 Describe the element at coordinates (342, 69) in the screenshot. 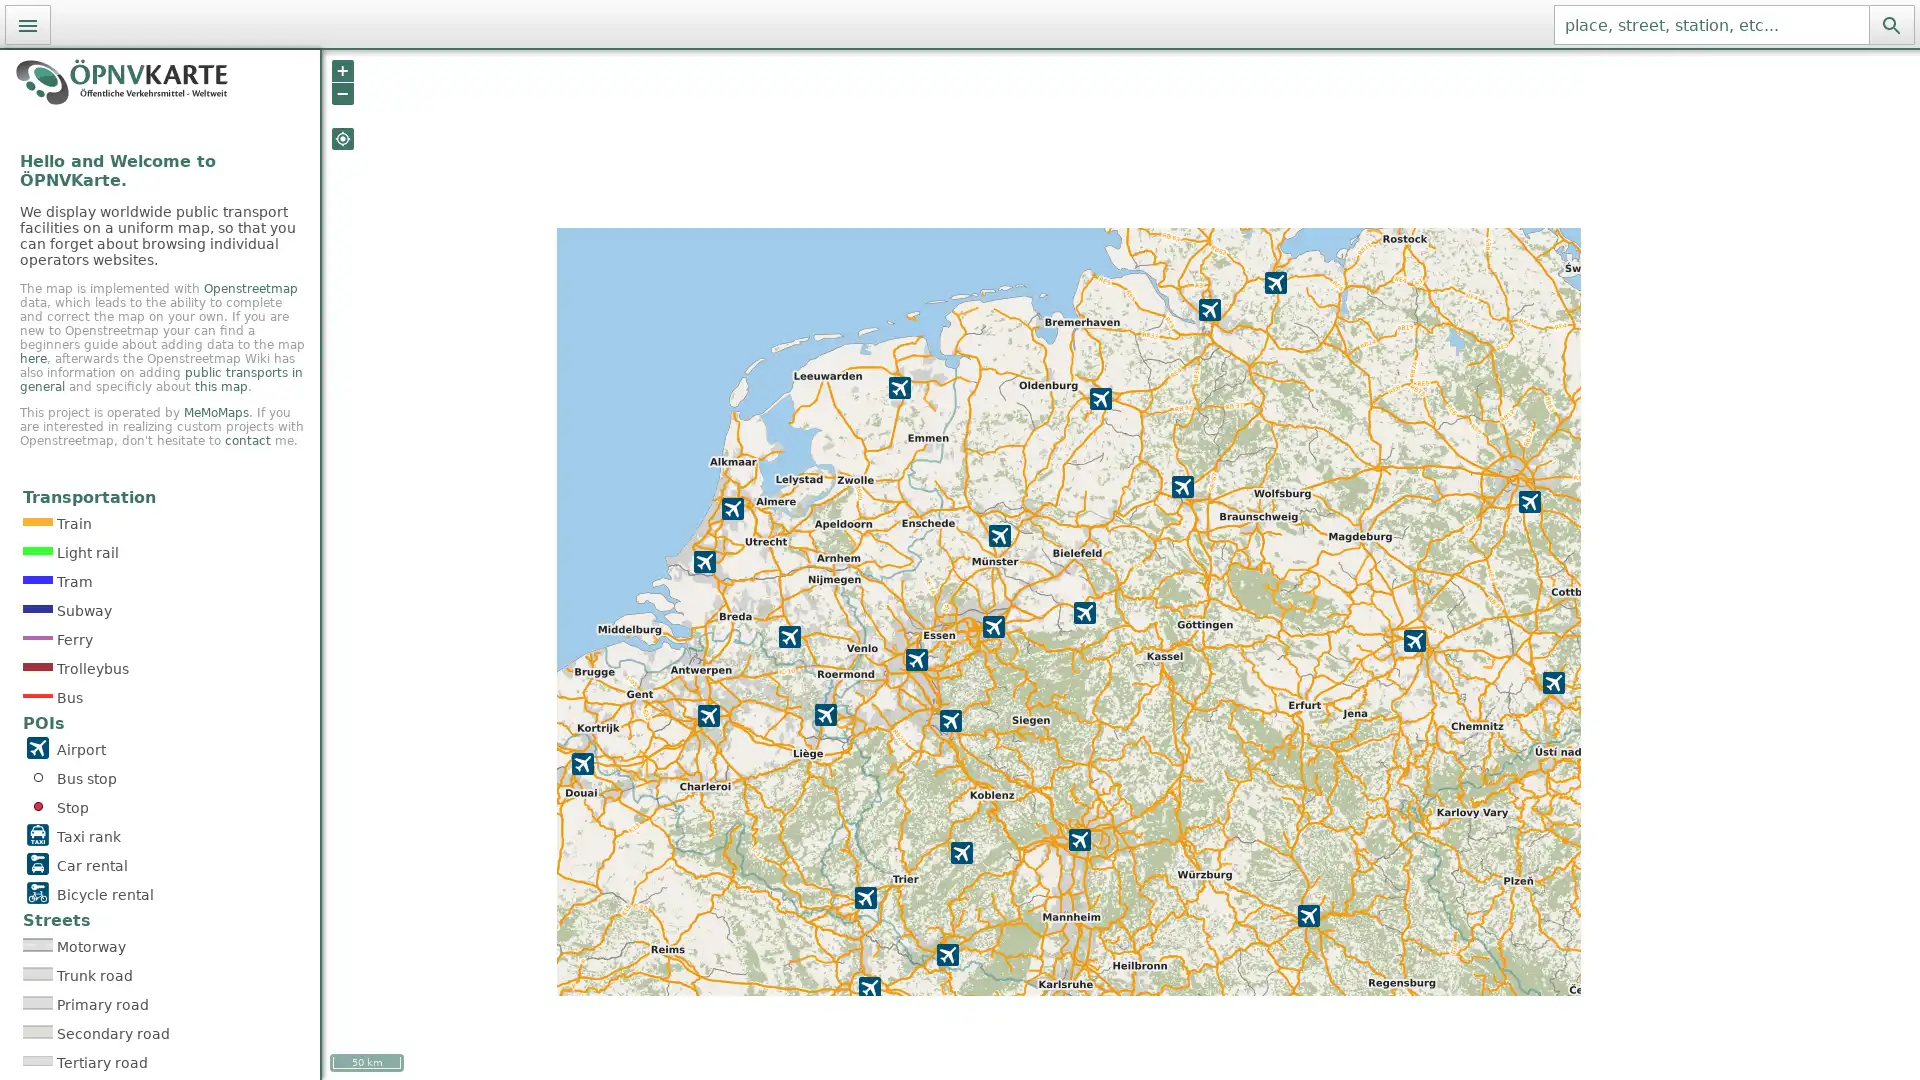

I see `+` at that location.